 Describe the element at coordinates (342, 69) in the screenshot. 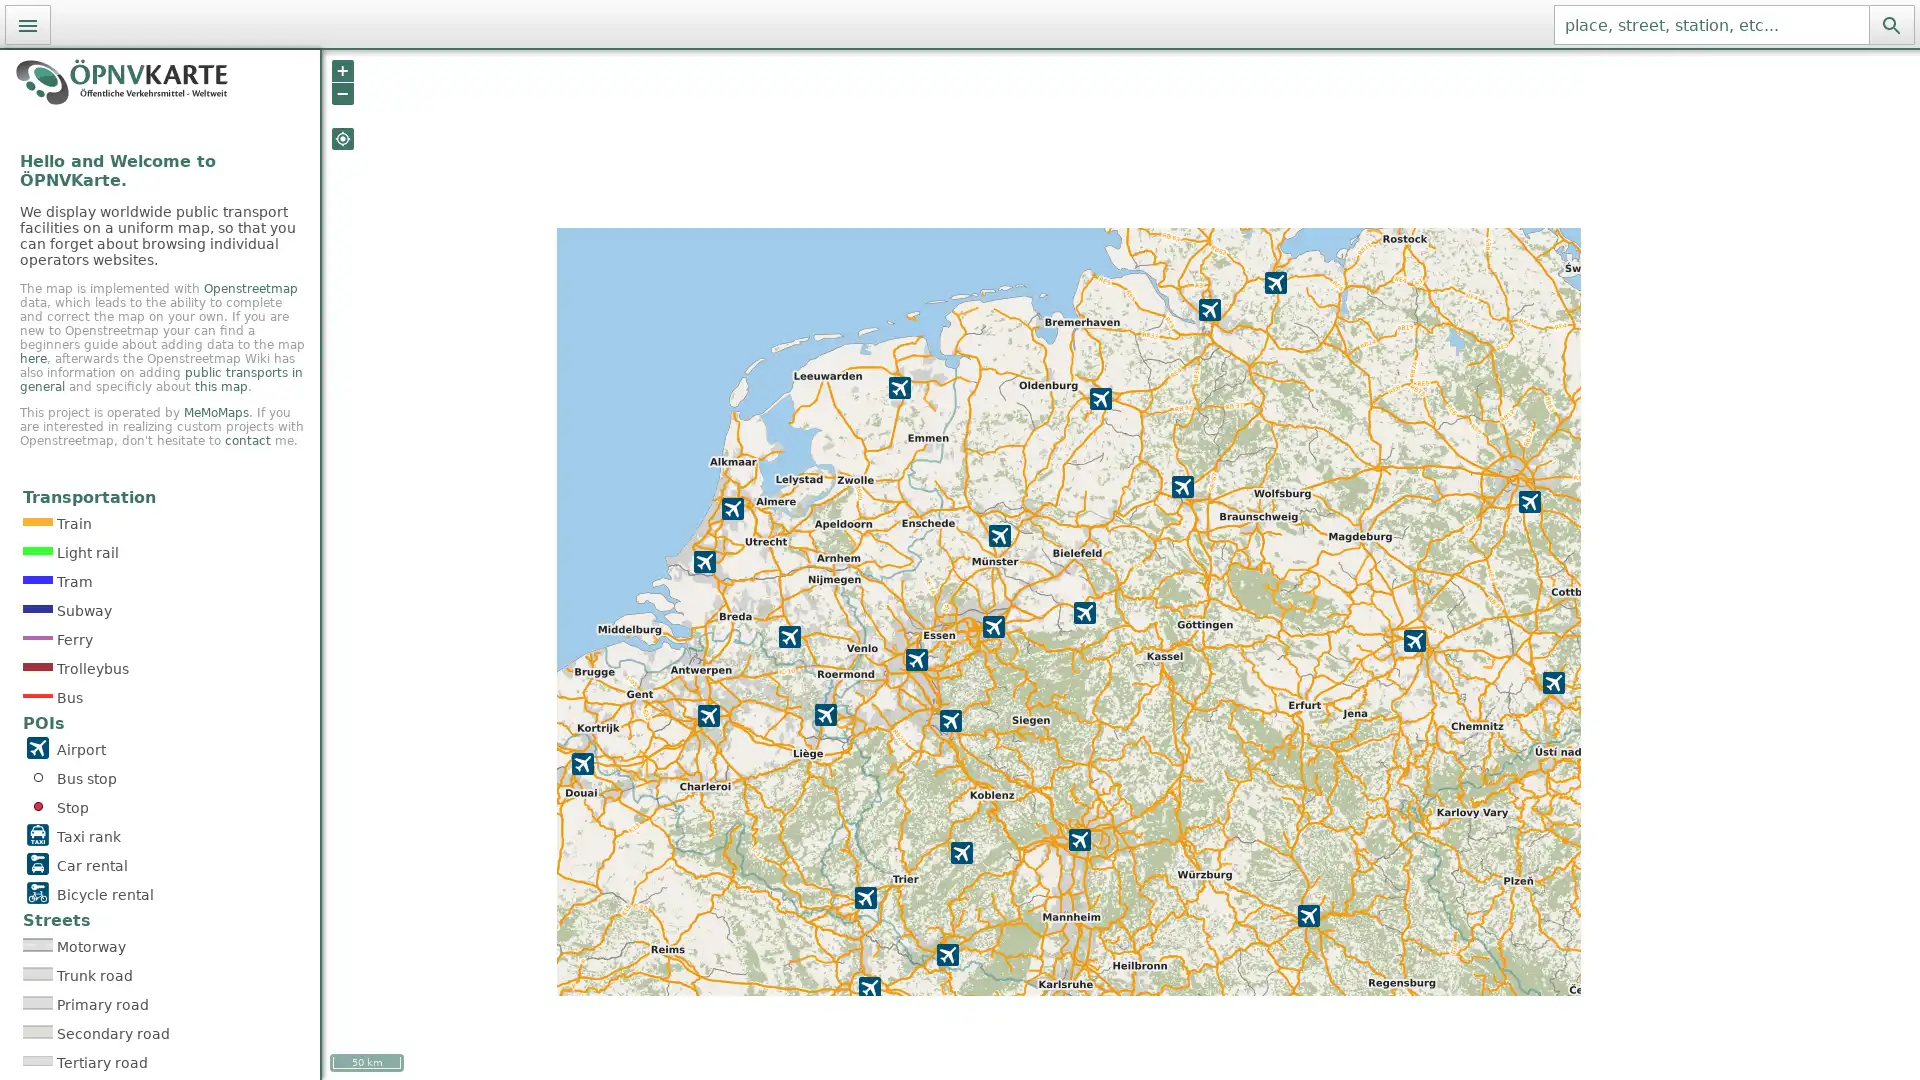

I see `+` at that location.